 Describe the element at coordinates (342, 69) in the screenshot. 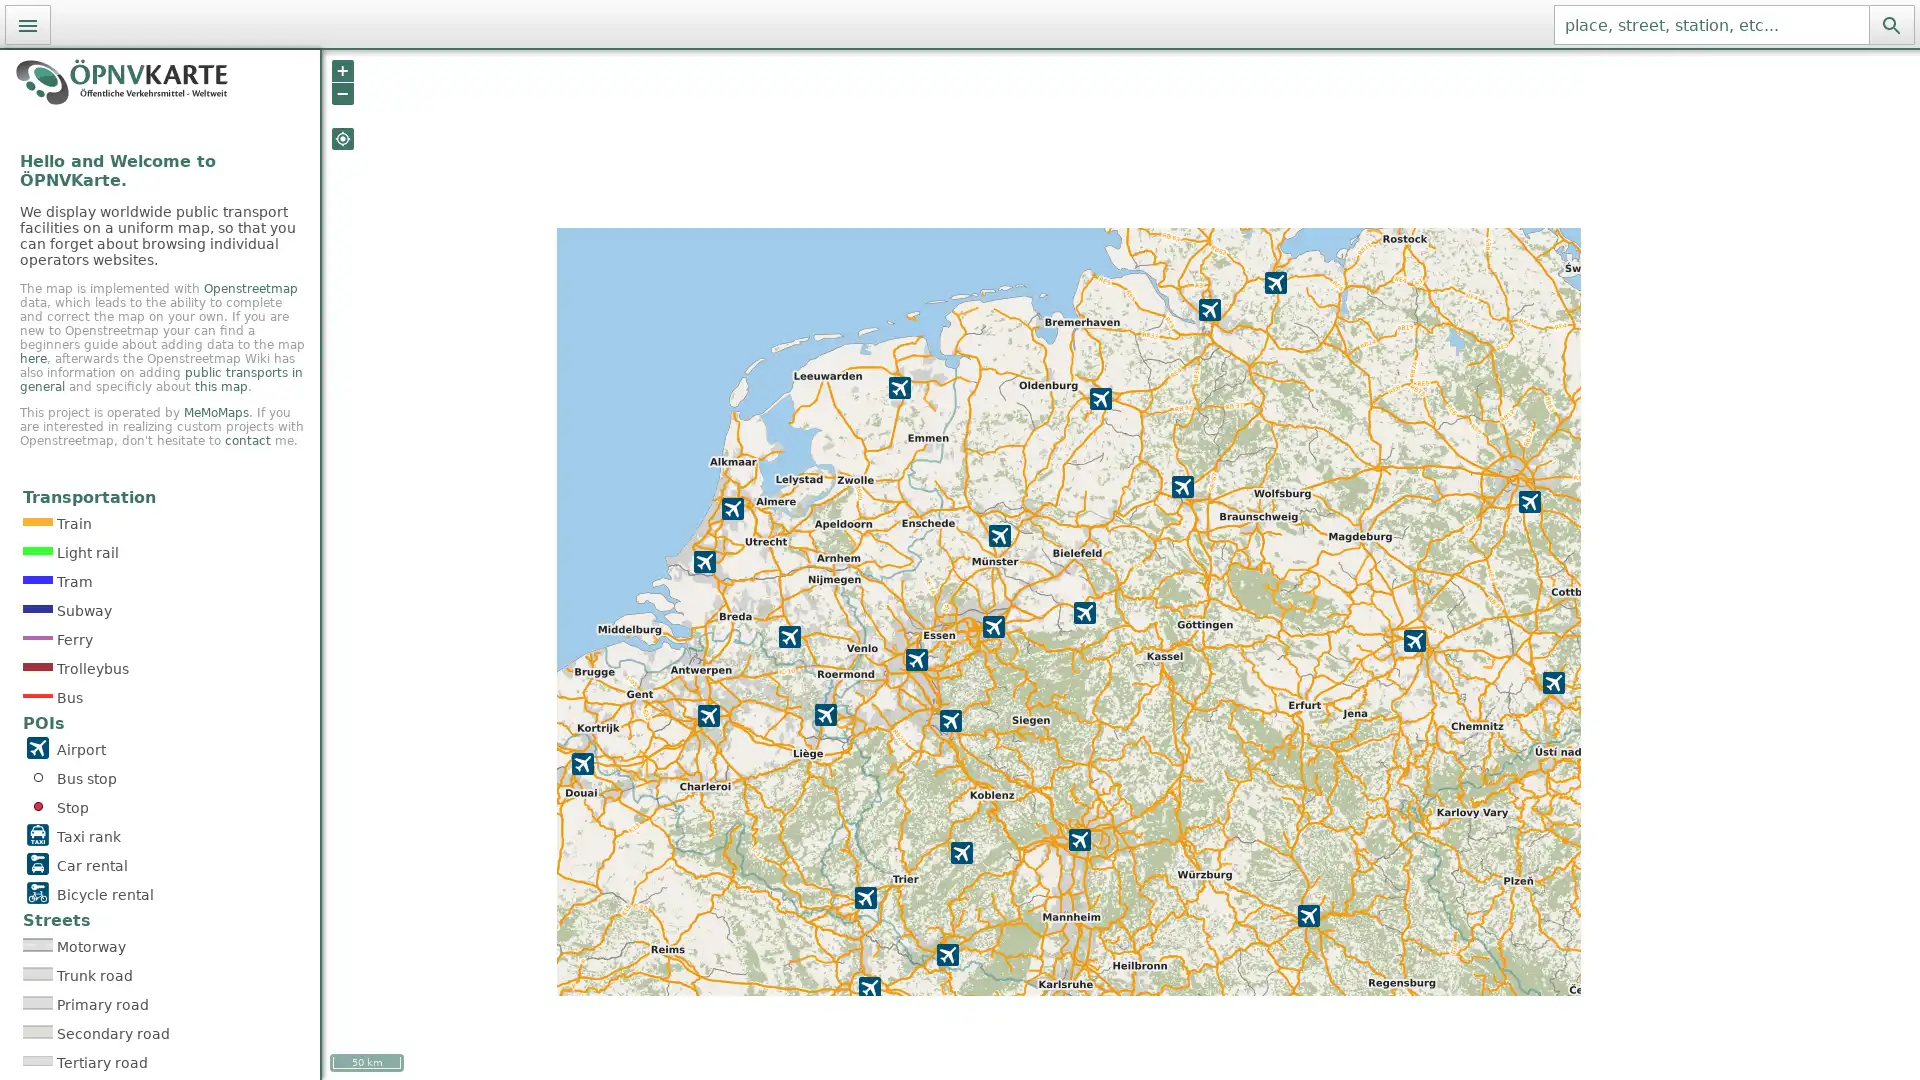

I see `+` at that location.